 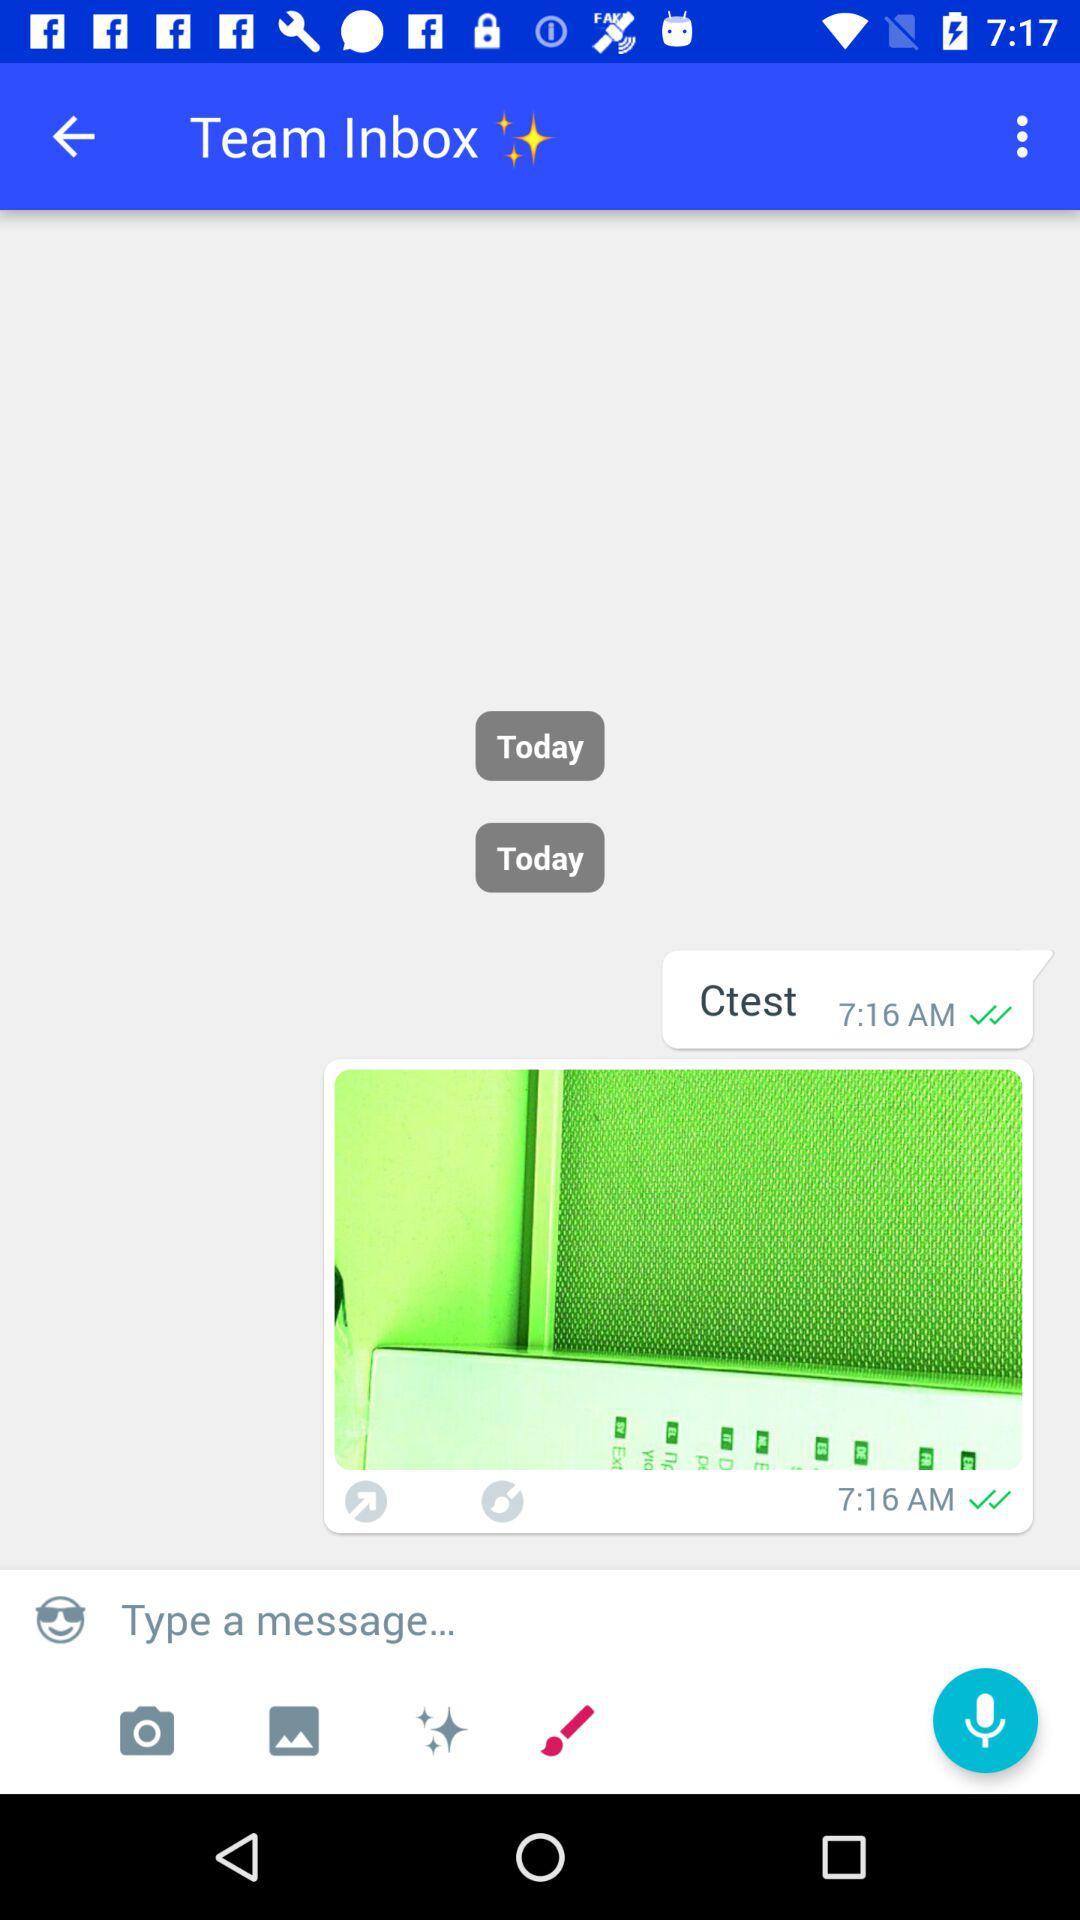 What do you see at coordinates (439, 1730) in the screenshot?
I see `stickers` at bounding box center [439, 1730].